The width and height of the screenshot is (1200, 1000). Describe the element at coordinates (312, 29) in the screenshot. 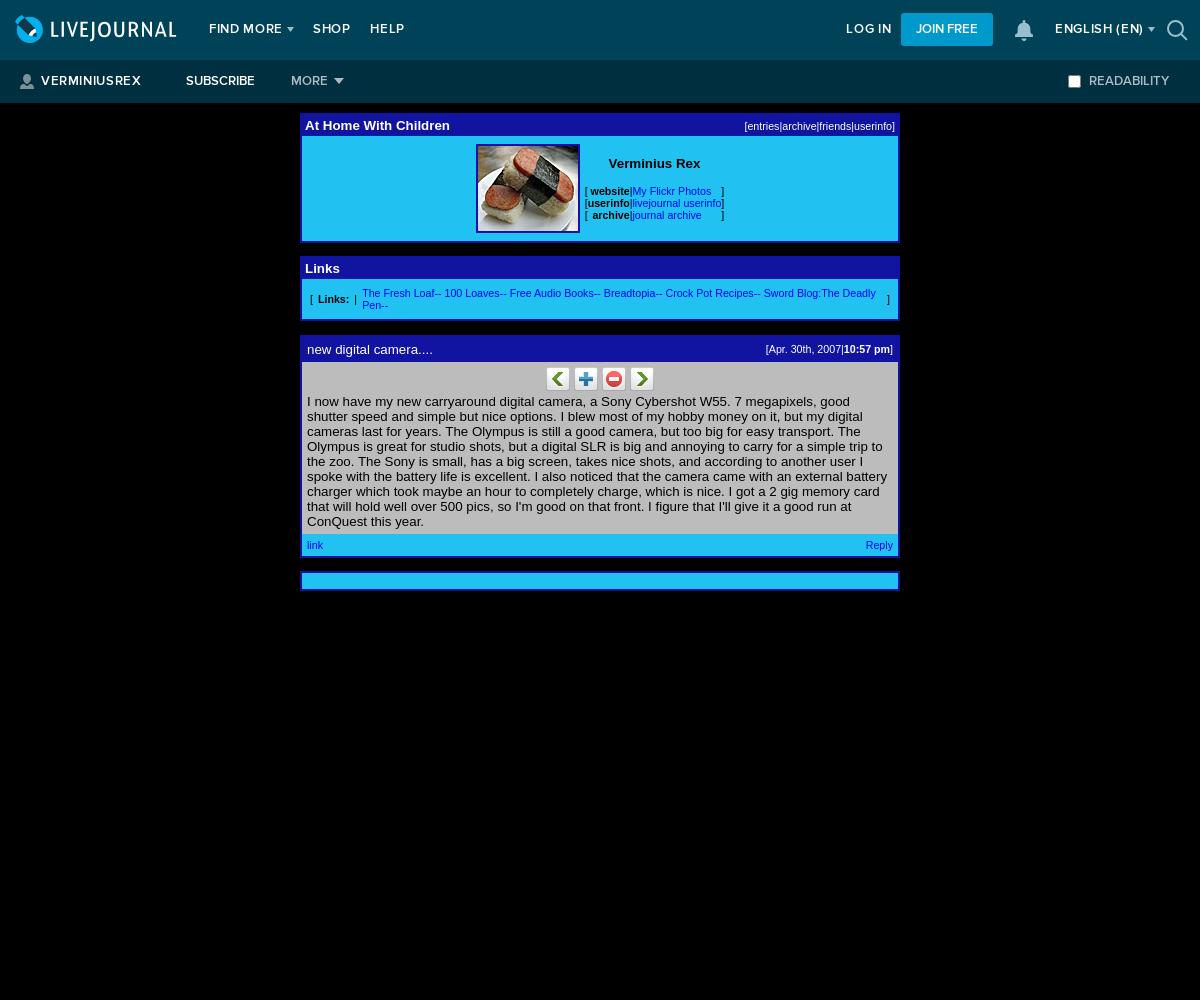

I see `'Shop'` at that location.